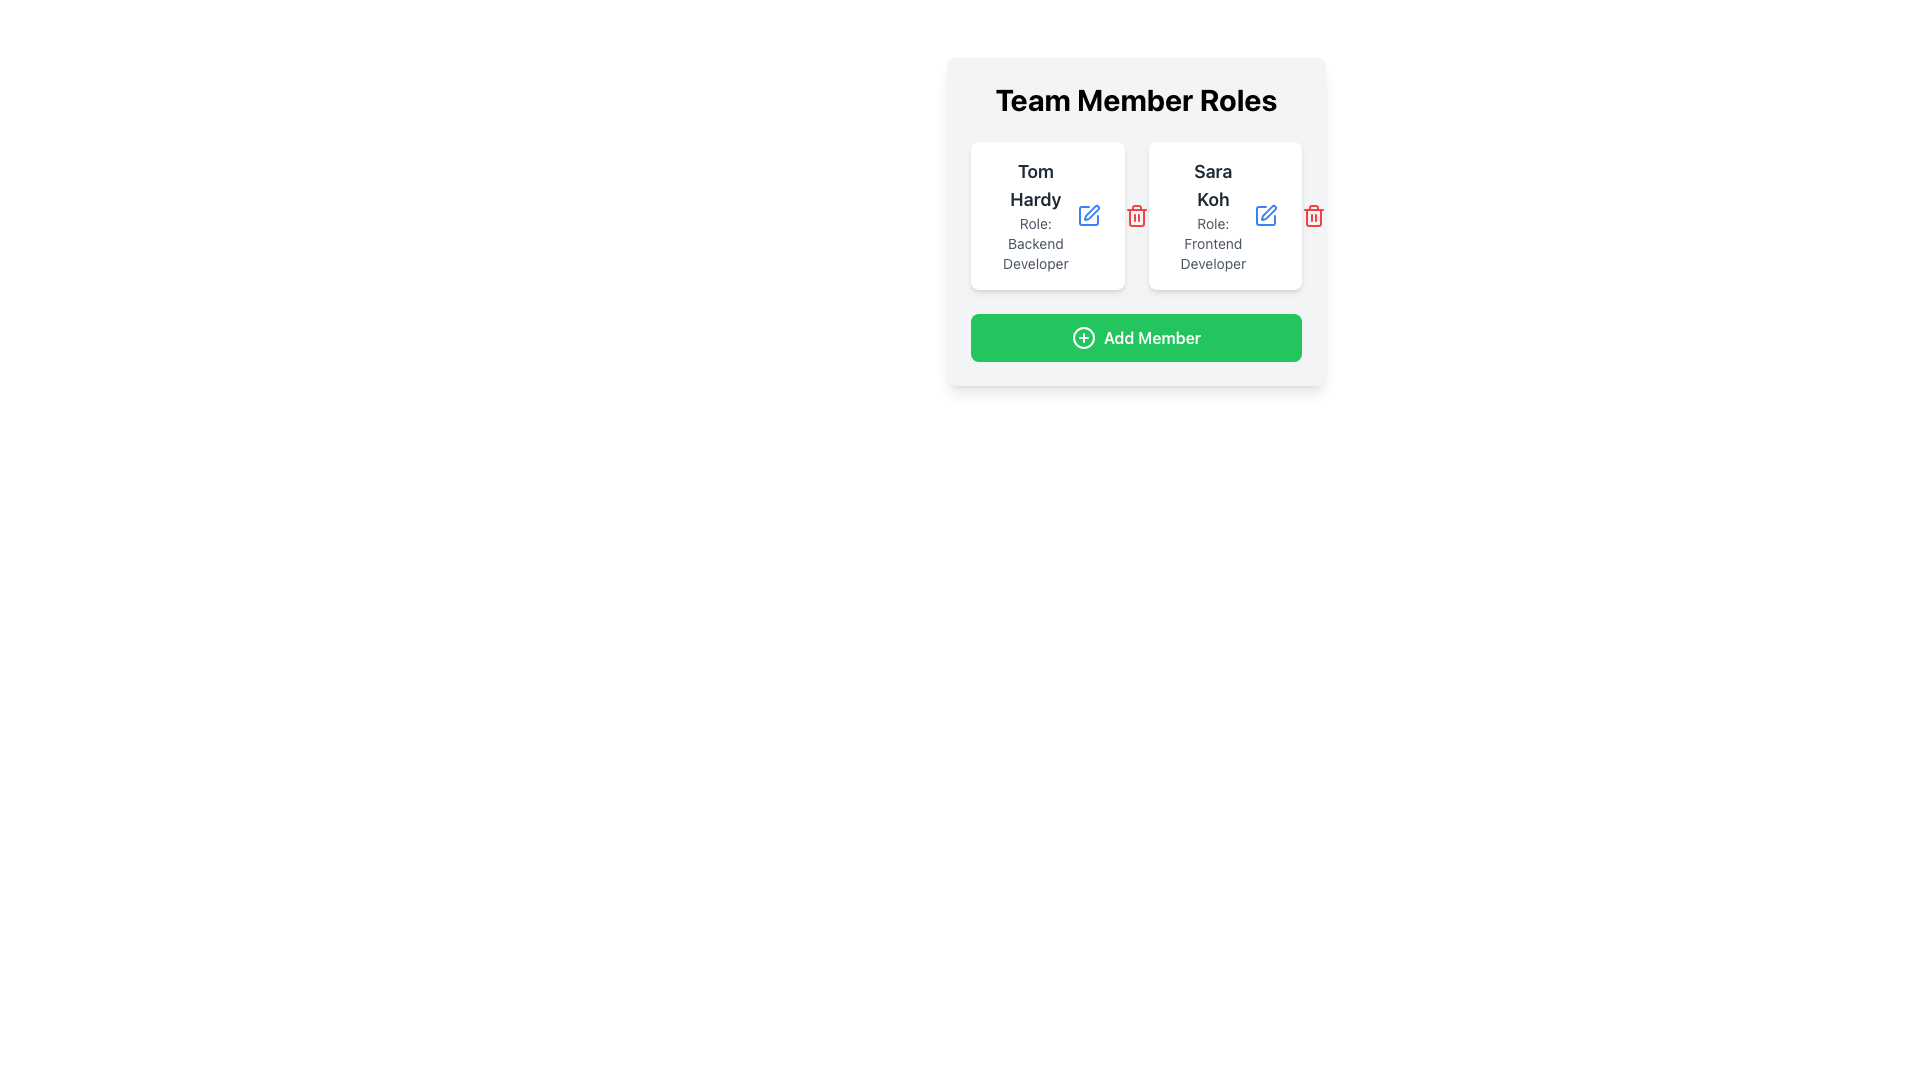 The width and height of the screenshot is (1920, 1080). Describe the element at coordinates (1035, 185) in the screenshot. I see `the Text Label displaying 'Tom Hardy', which serves as an informational label for the team member's name, located in the top-left section of the card` at that location.